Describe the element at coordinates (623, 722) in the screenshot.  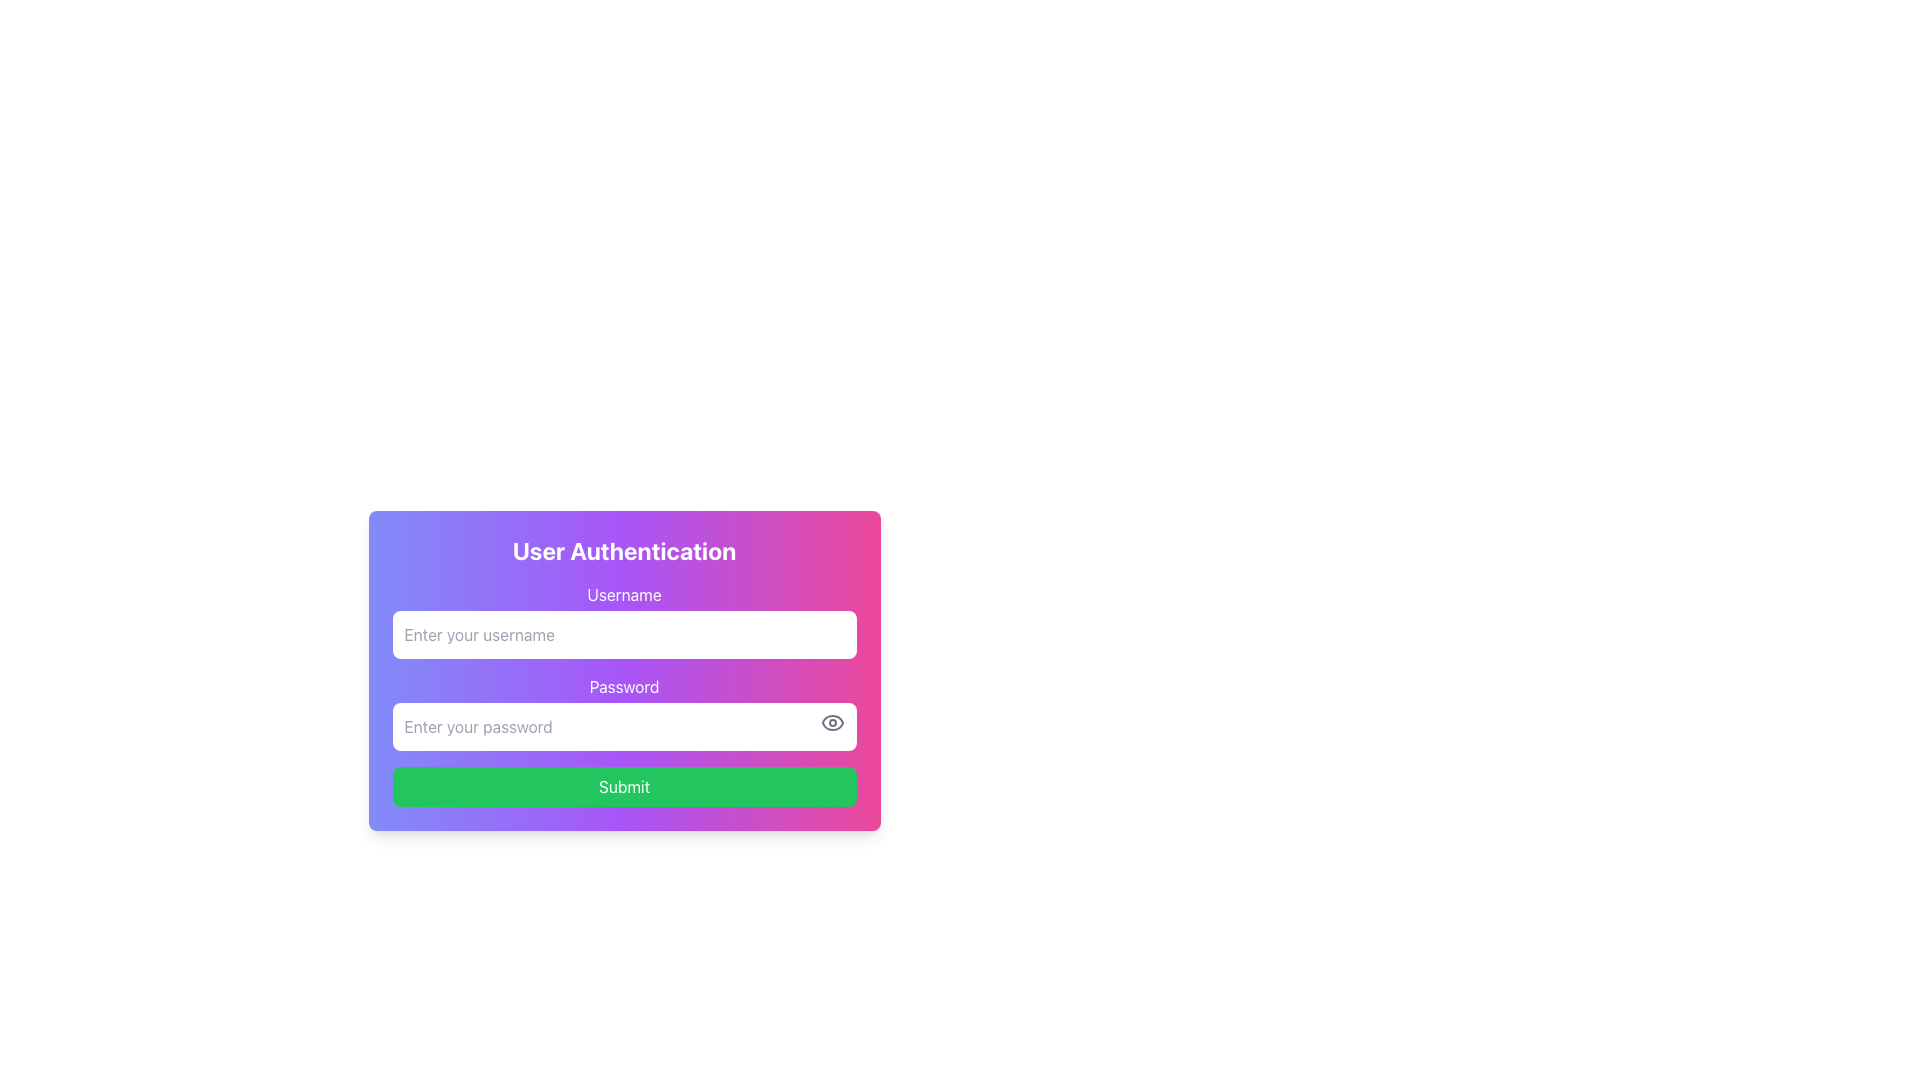
I see `the 'Password' input field within the purple and pink gradient box to type a password` at that location.